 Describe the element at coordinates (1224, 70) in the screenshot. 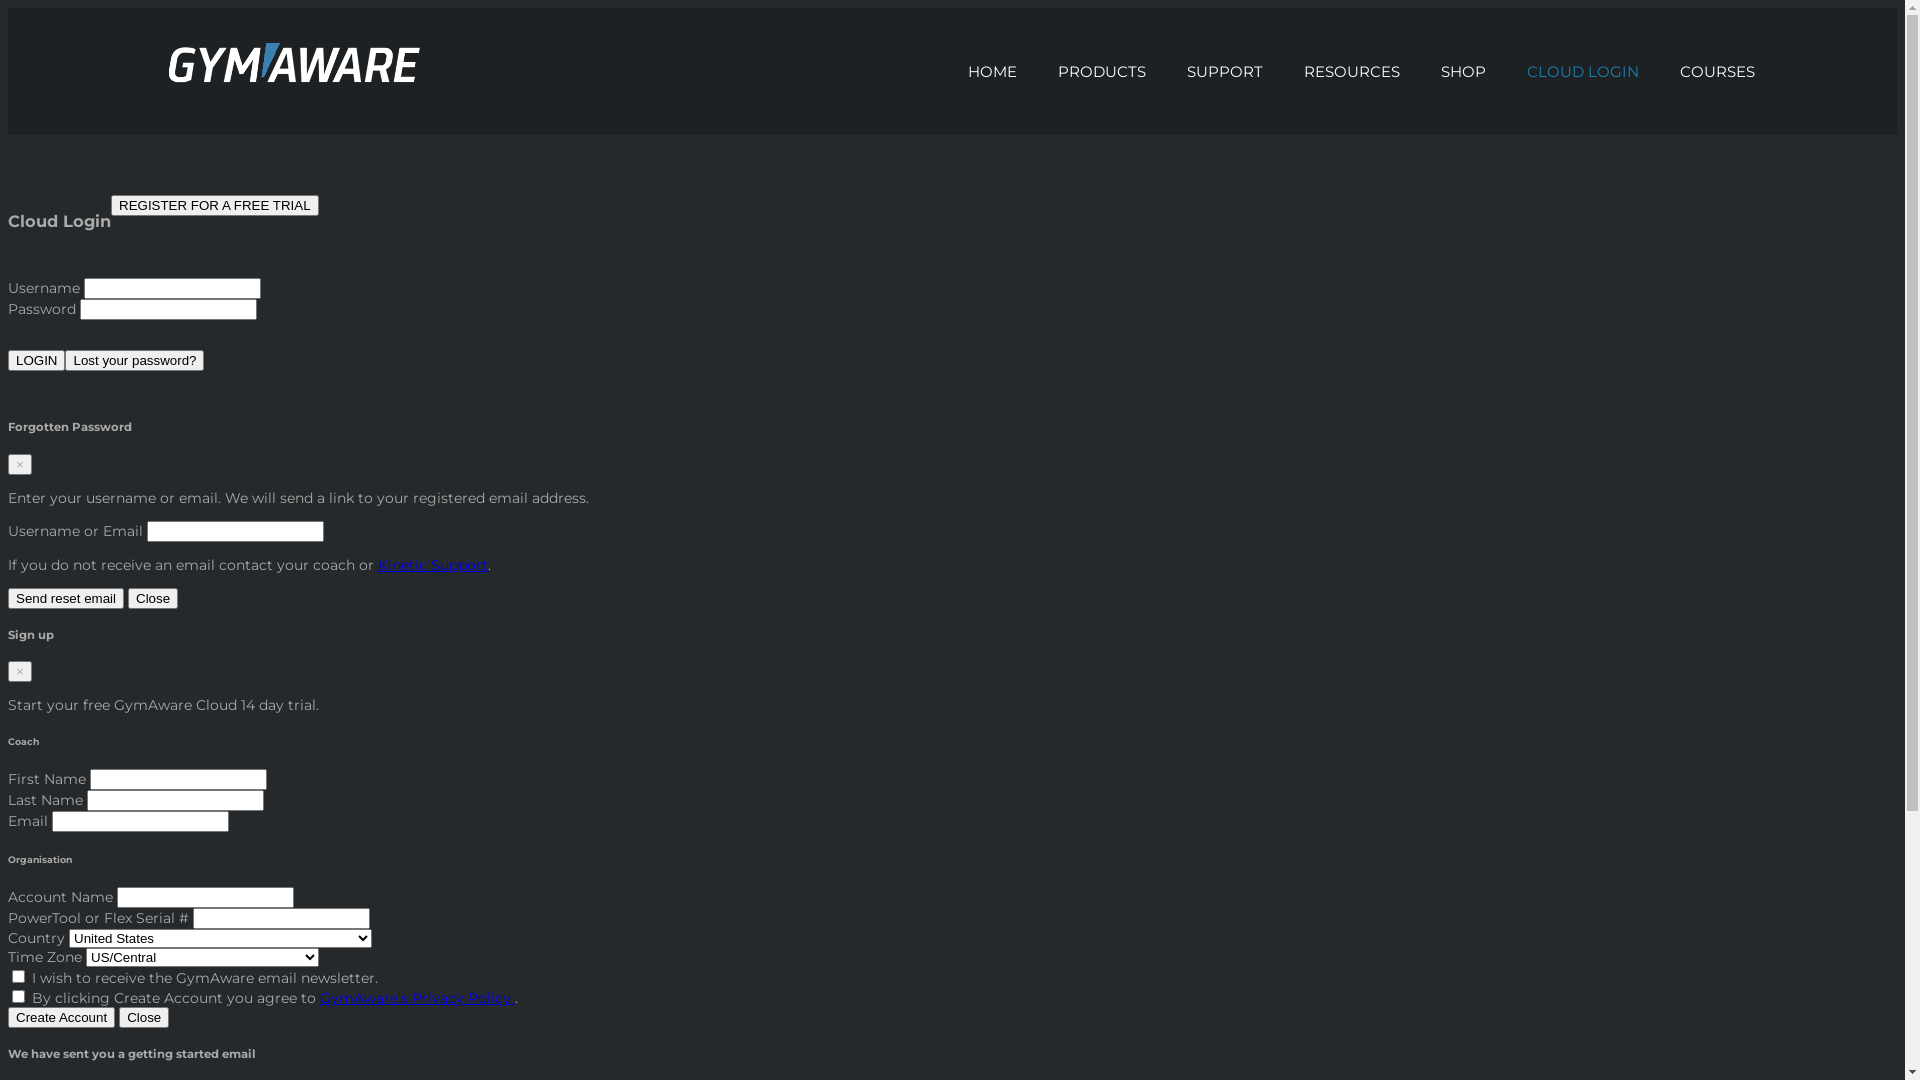

I see `'SUPPORT'` at that location.